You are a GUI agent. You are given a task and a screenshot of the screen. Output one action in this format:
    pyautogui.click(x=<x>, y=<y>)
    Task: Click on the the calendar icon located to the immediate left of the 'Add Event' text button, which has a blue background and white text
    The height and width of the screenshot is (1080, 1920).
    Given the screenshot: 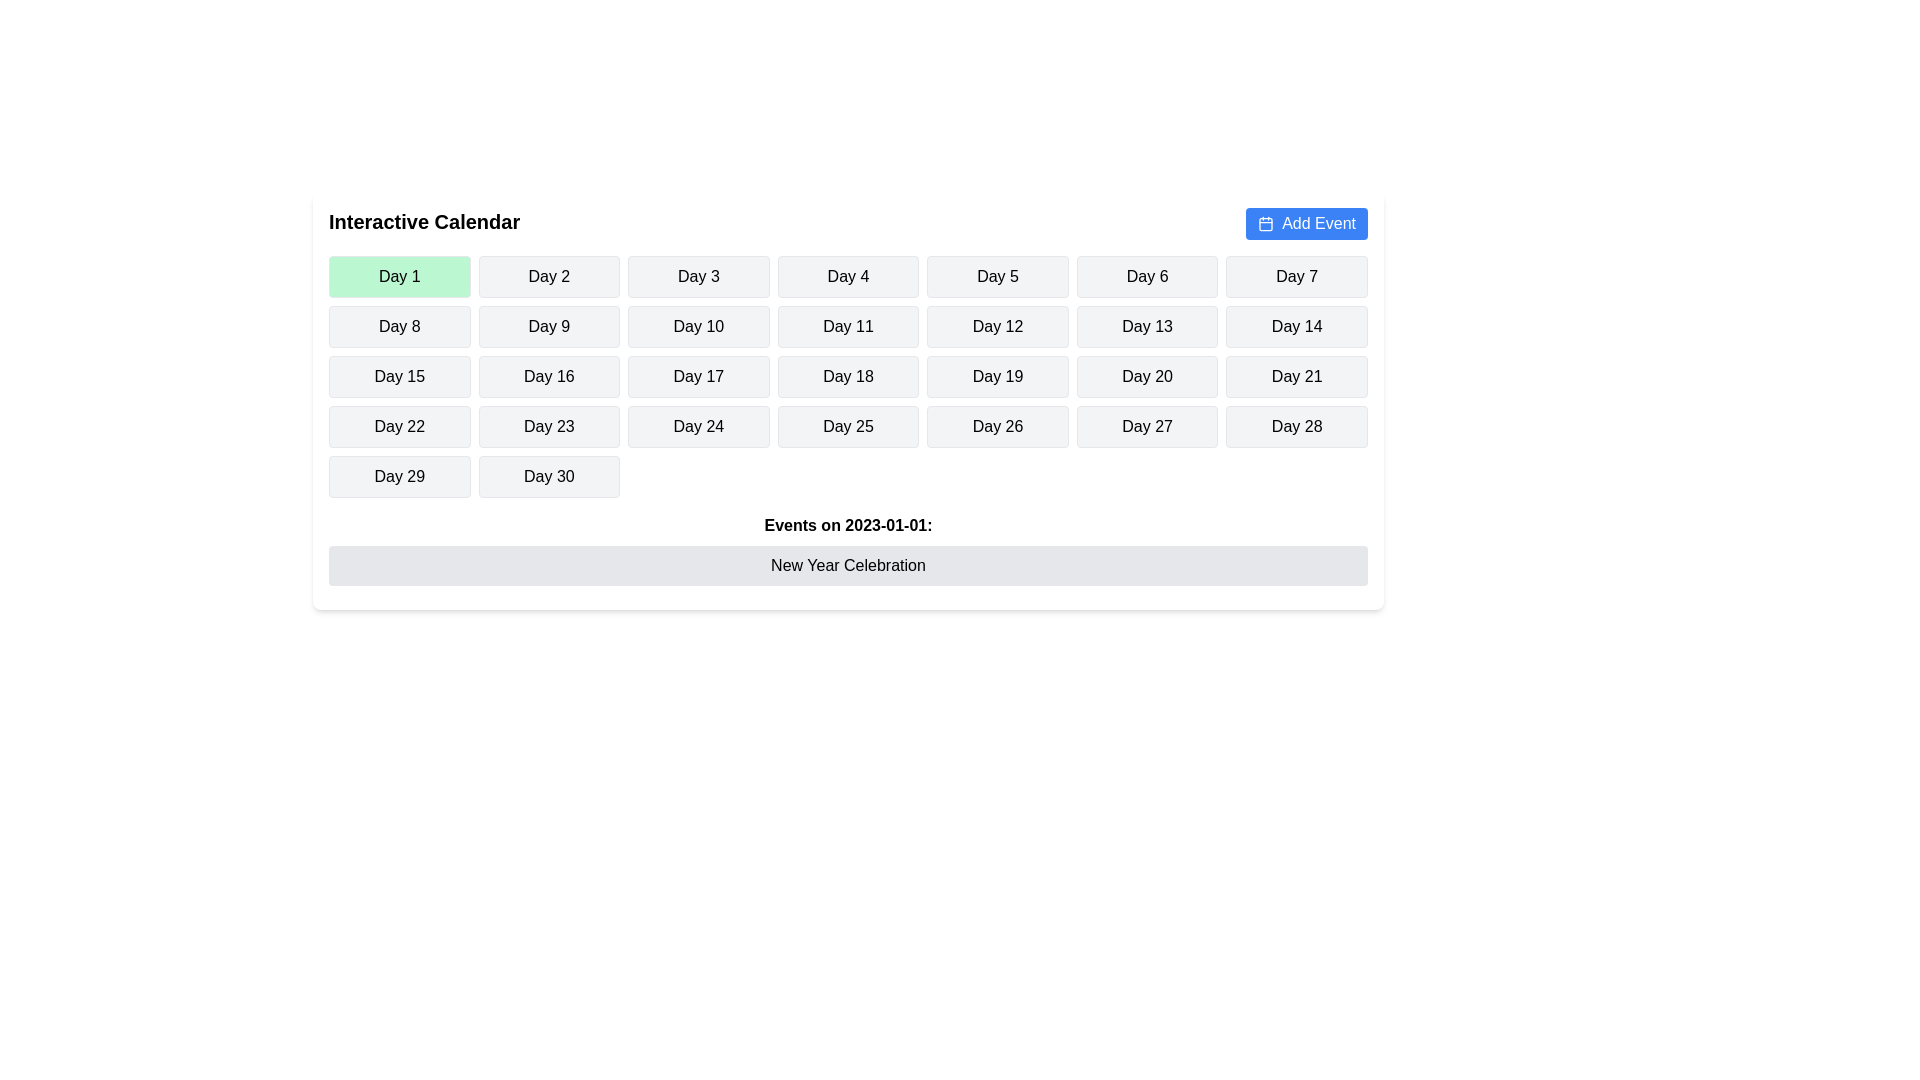 What is the action you would take?
    pyautogui.click(x=1265, y=223)
    